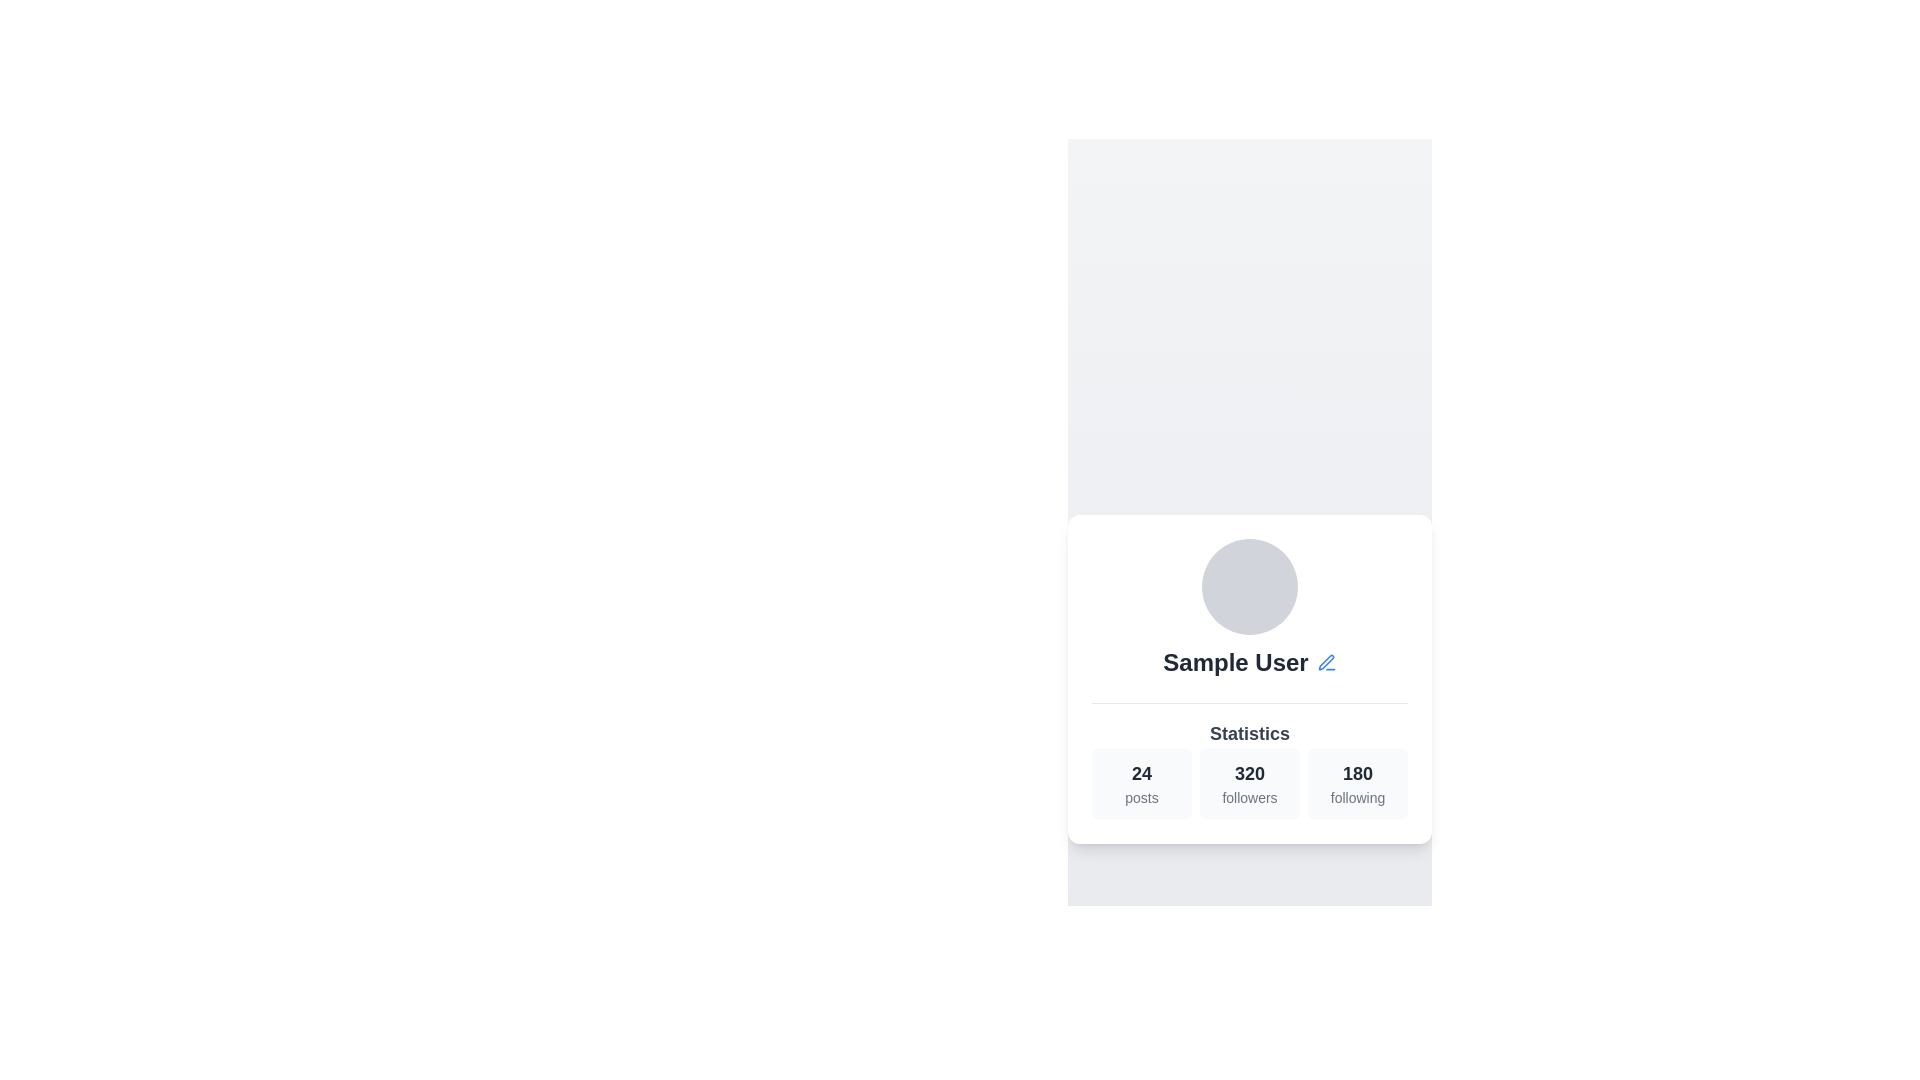 Image resolution: width=1920 pixels, height=1080 pixels. I want to click on the text label displaying 'posts', which is styled in a smaller font size and lighter gray color, located directly below the number '24' in the user profile statistics card, so click(1142, 796).